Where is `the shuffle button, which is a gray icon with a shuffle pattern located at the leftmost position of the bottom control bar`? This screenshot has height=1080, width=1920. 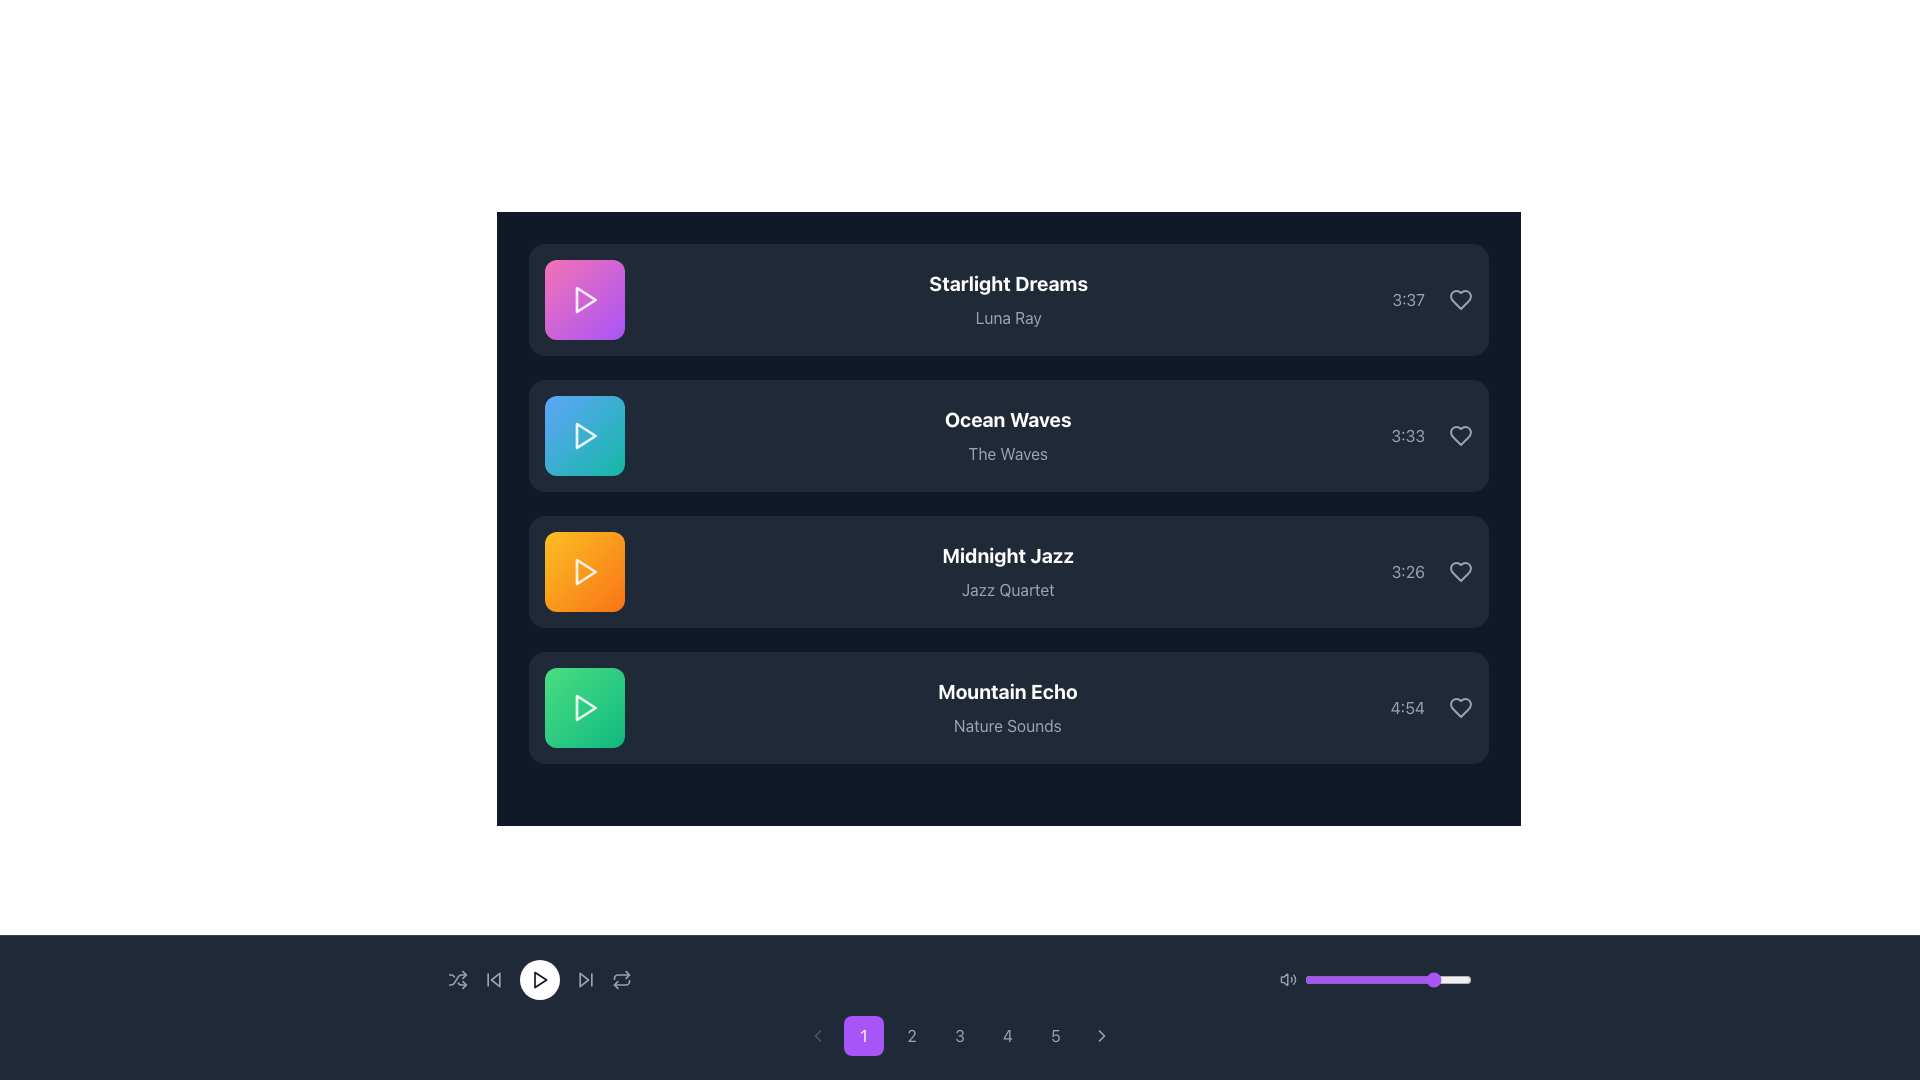
the shuffle button, which is a gray icon with a shuffle pattern located at the leftmost position of the bottom control bar is located at coordinates (456, 978).